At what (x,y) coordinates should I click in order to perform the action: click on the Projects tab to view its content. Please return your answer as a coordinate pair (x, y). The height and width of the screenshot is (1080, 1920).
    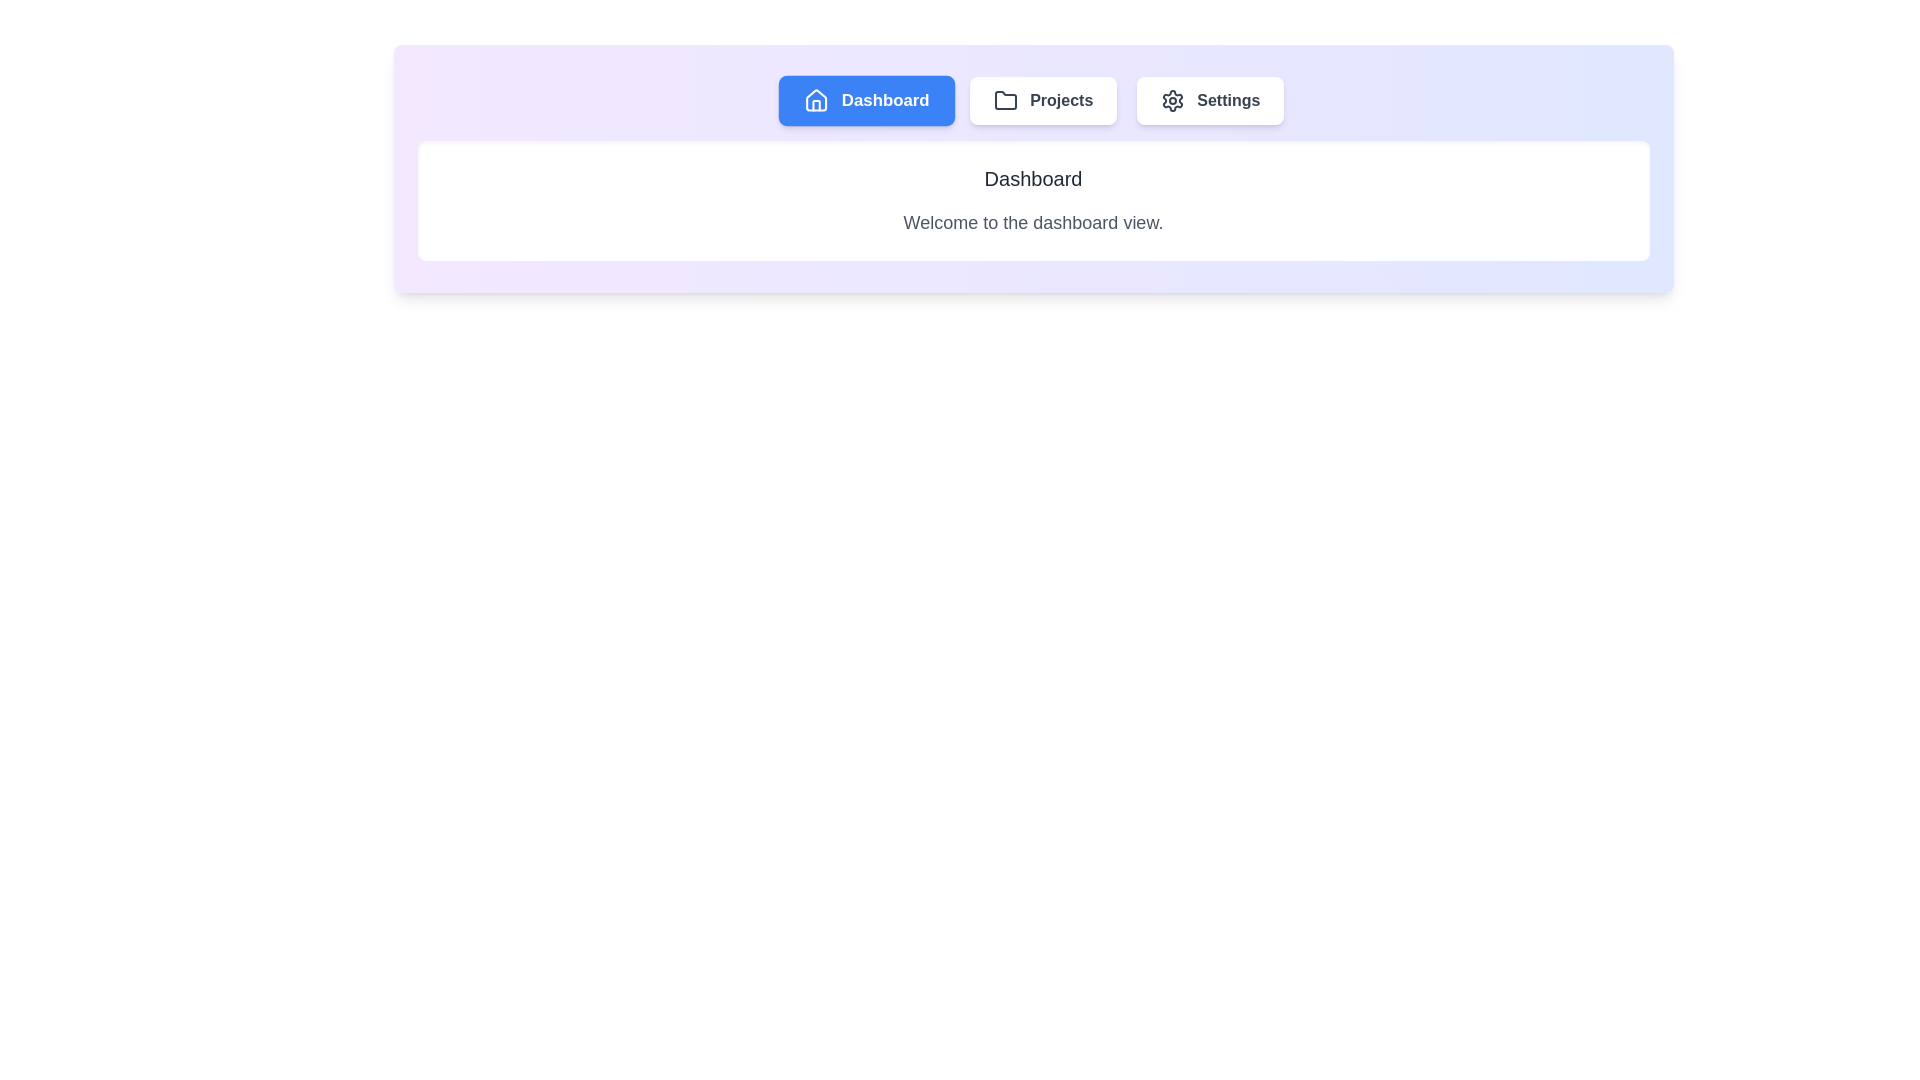
    Looking at the image, I should click on (1042, 100).